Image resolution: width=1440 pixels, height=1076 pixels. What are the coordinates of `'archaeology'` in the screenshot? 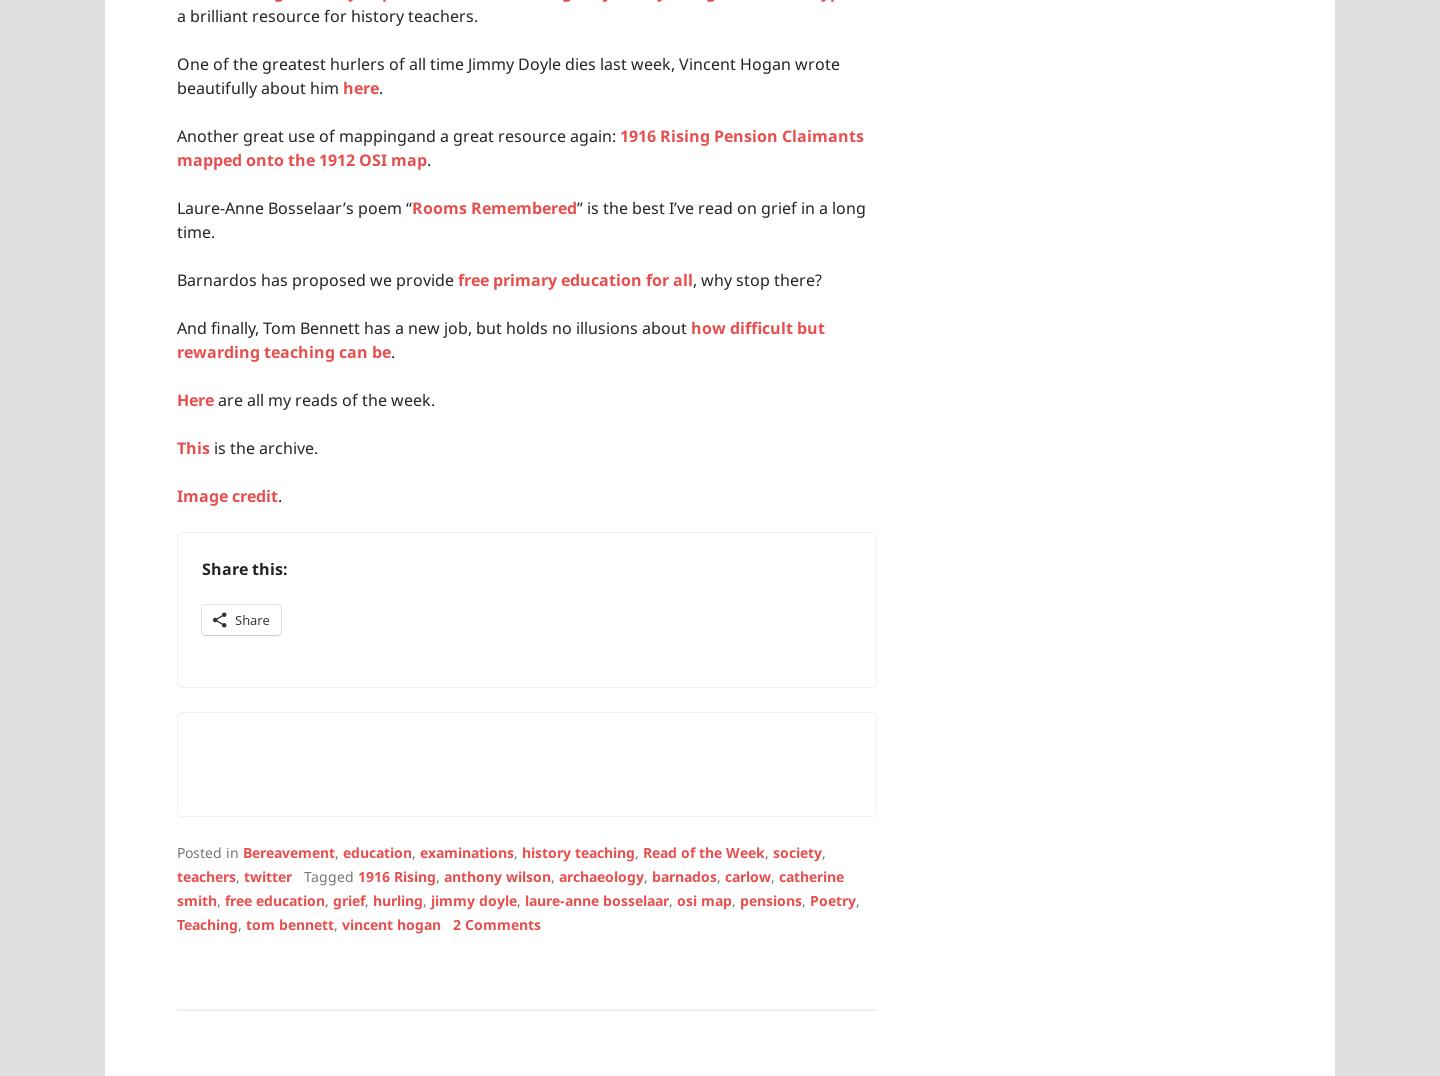 It's located at (600, 875).